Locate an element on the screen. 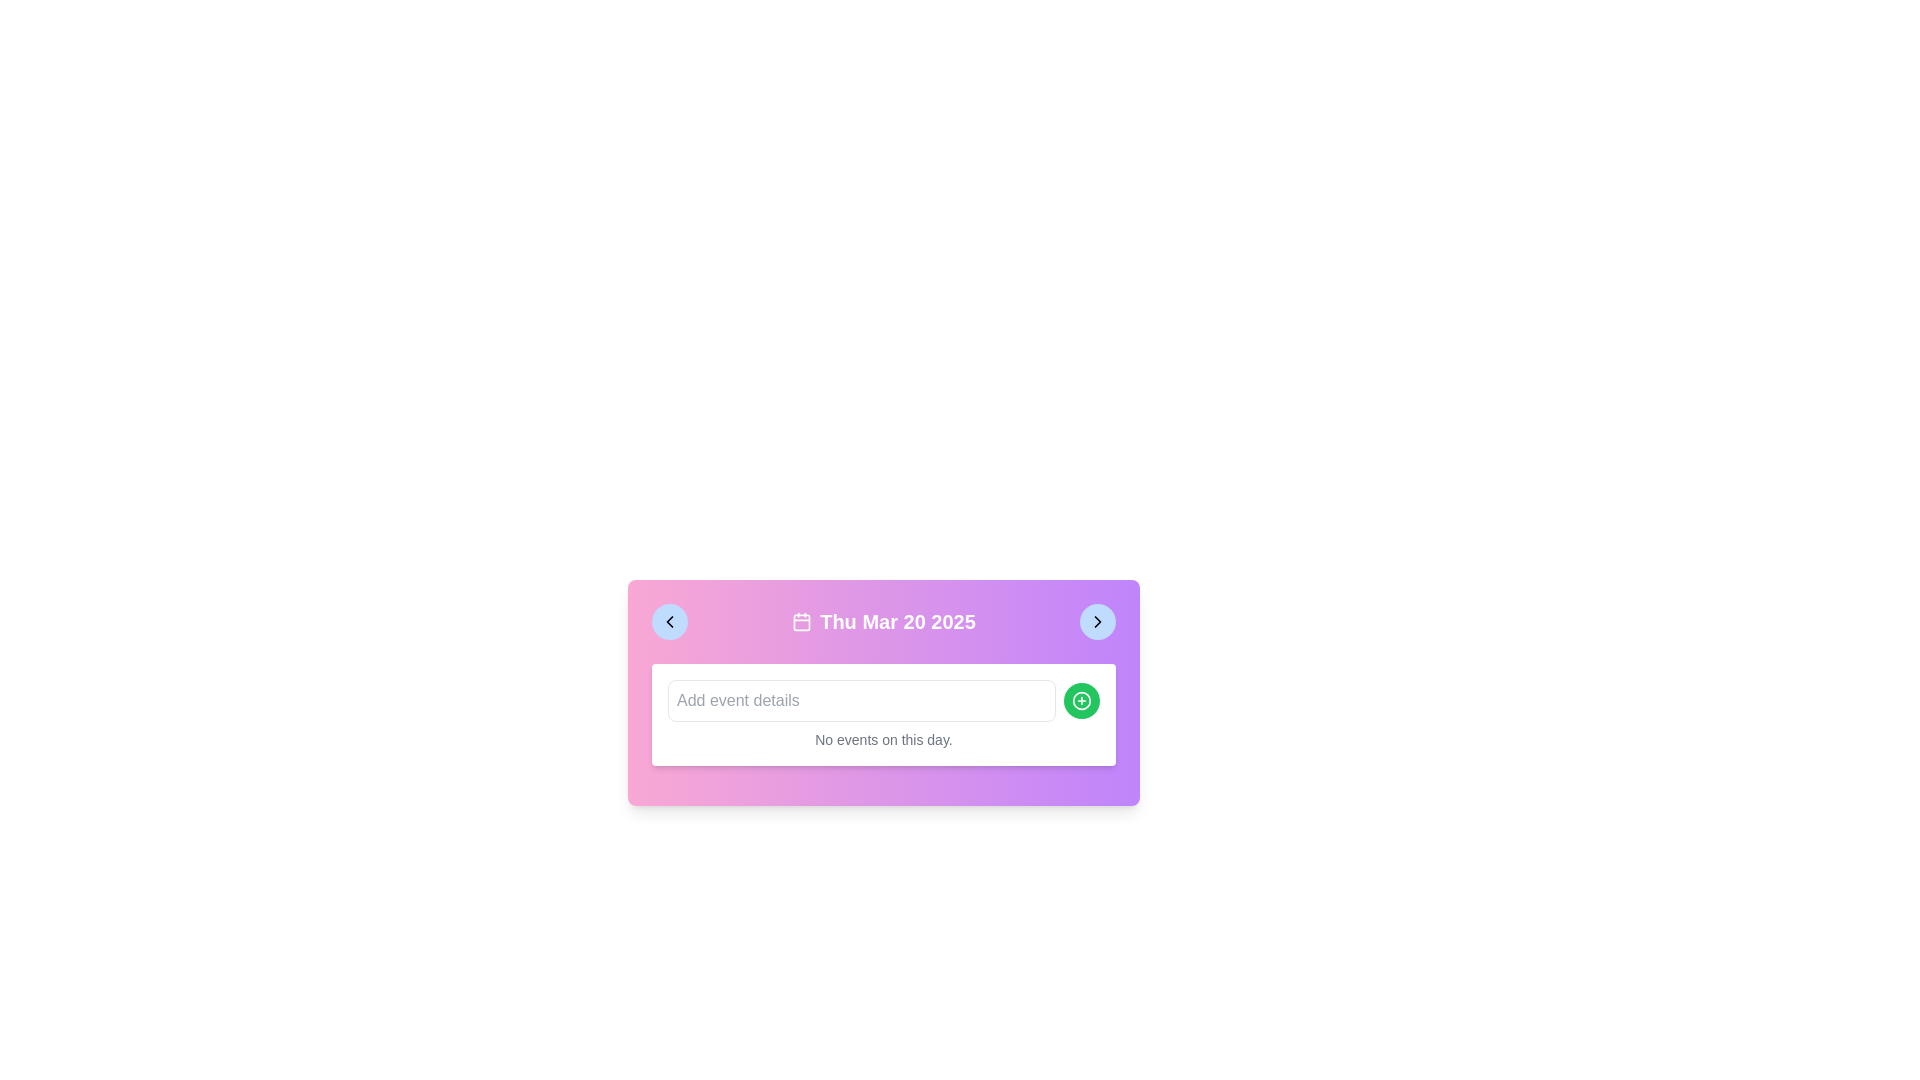 This screenshot has width=1920, height=1080. the 'add' icon button located at the right side of the 'Add event details' input box, which is part of a colorful panel with a gradient background transitioning from pink to purple is located at coordinates (1080, 700).